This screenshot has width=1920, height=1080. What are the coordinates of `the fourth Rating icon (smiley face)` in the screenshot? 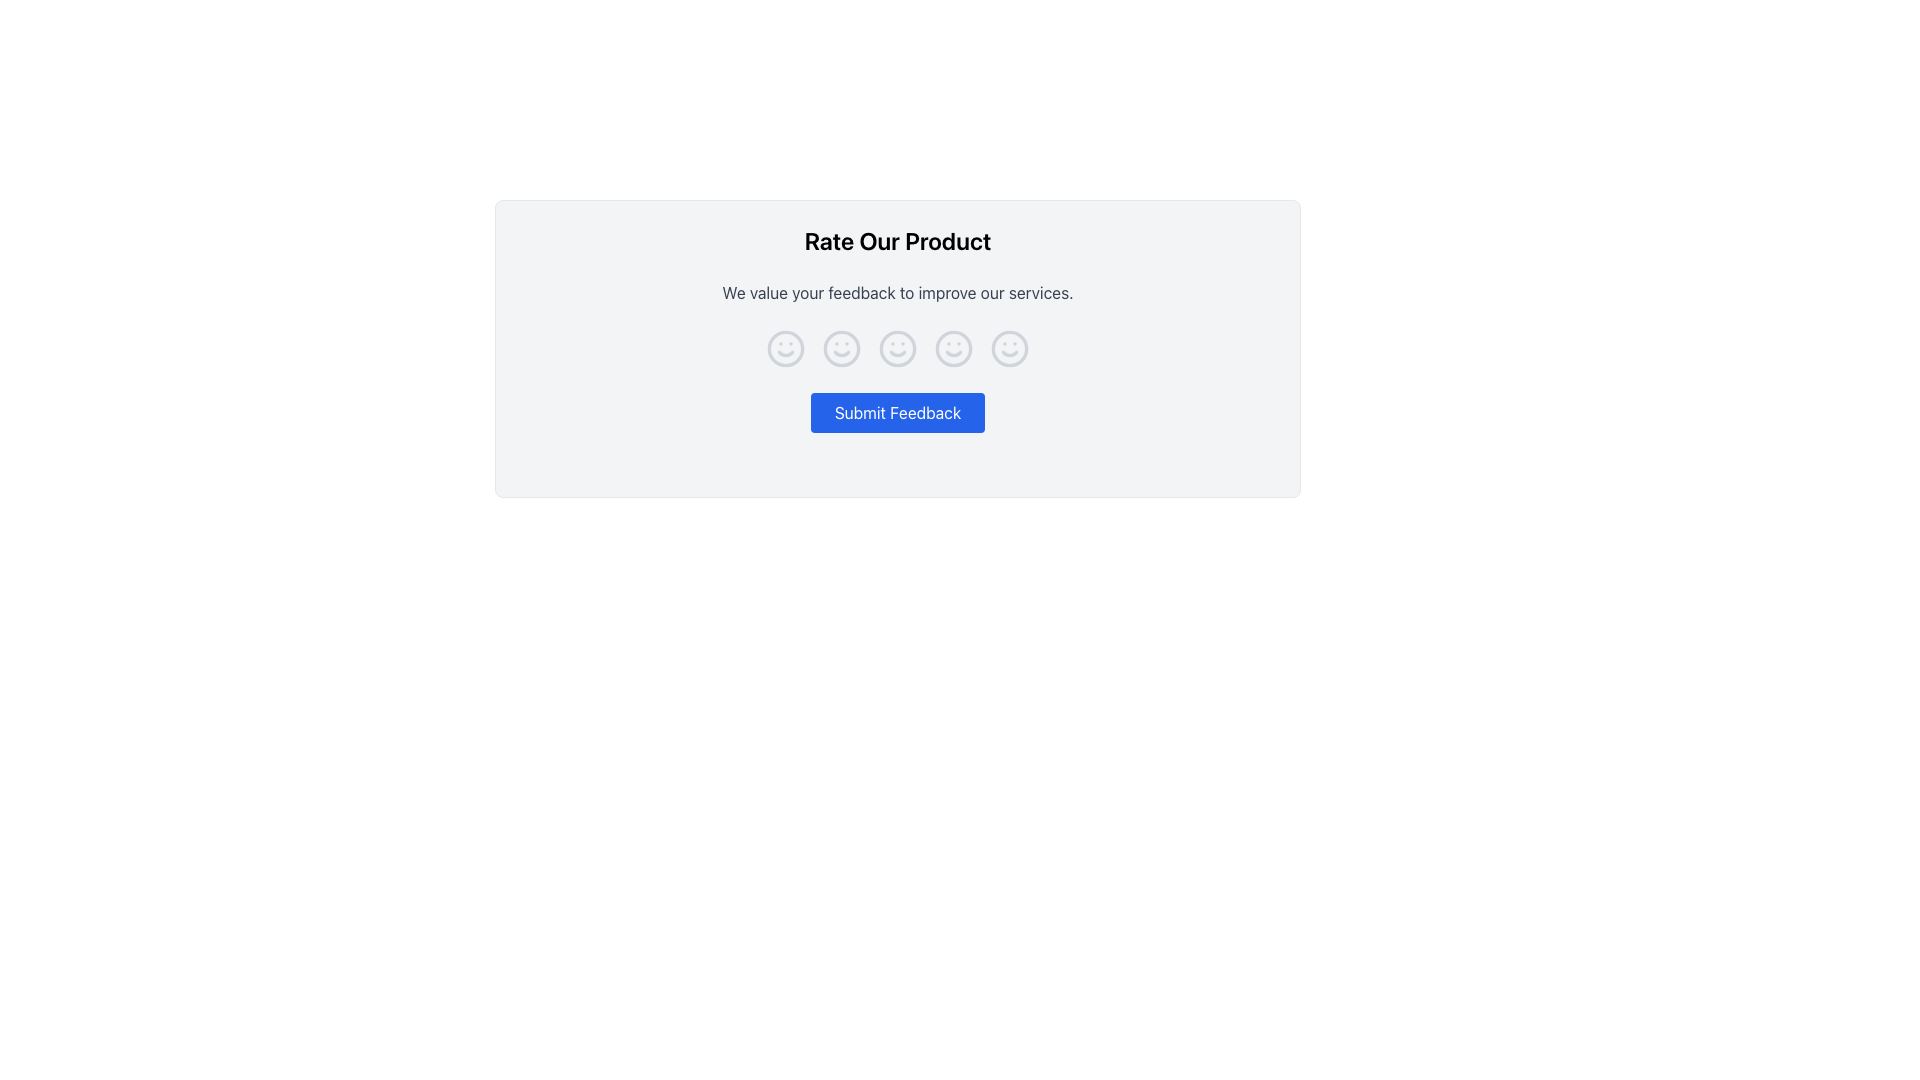 It's located at (953, 347).